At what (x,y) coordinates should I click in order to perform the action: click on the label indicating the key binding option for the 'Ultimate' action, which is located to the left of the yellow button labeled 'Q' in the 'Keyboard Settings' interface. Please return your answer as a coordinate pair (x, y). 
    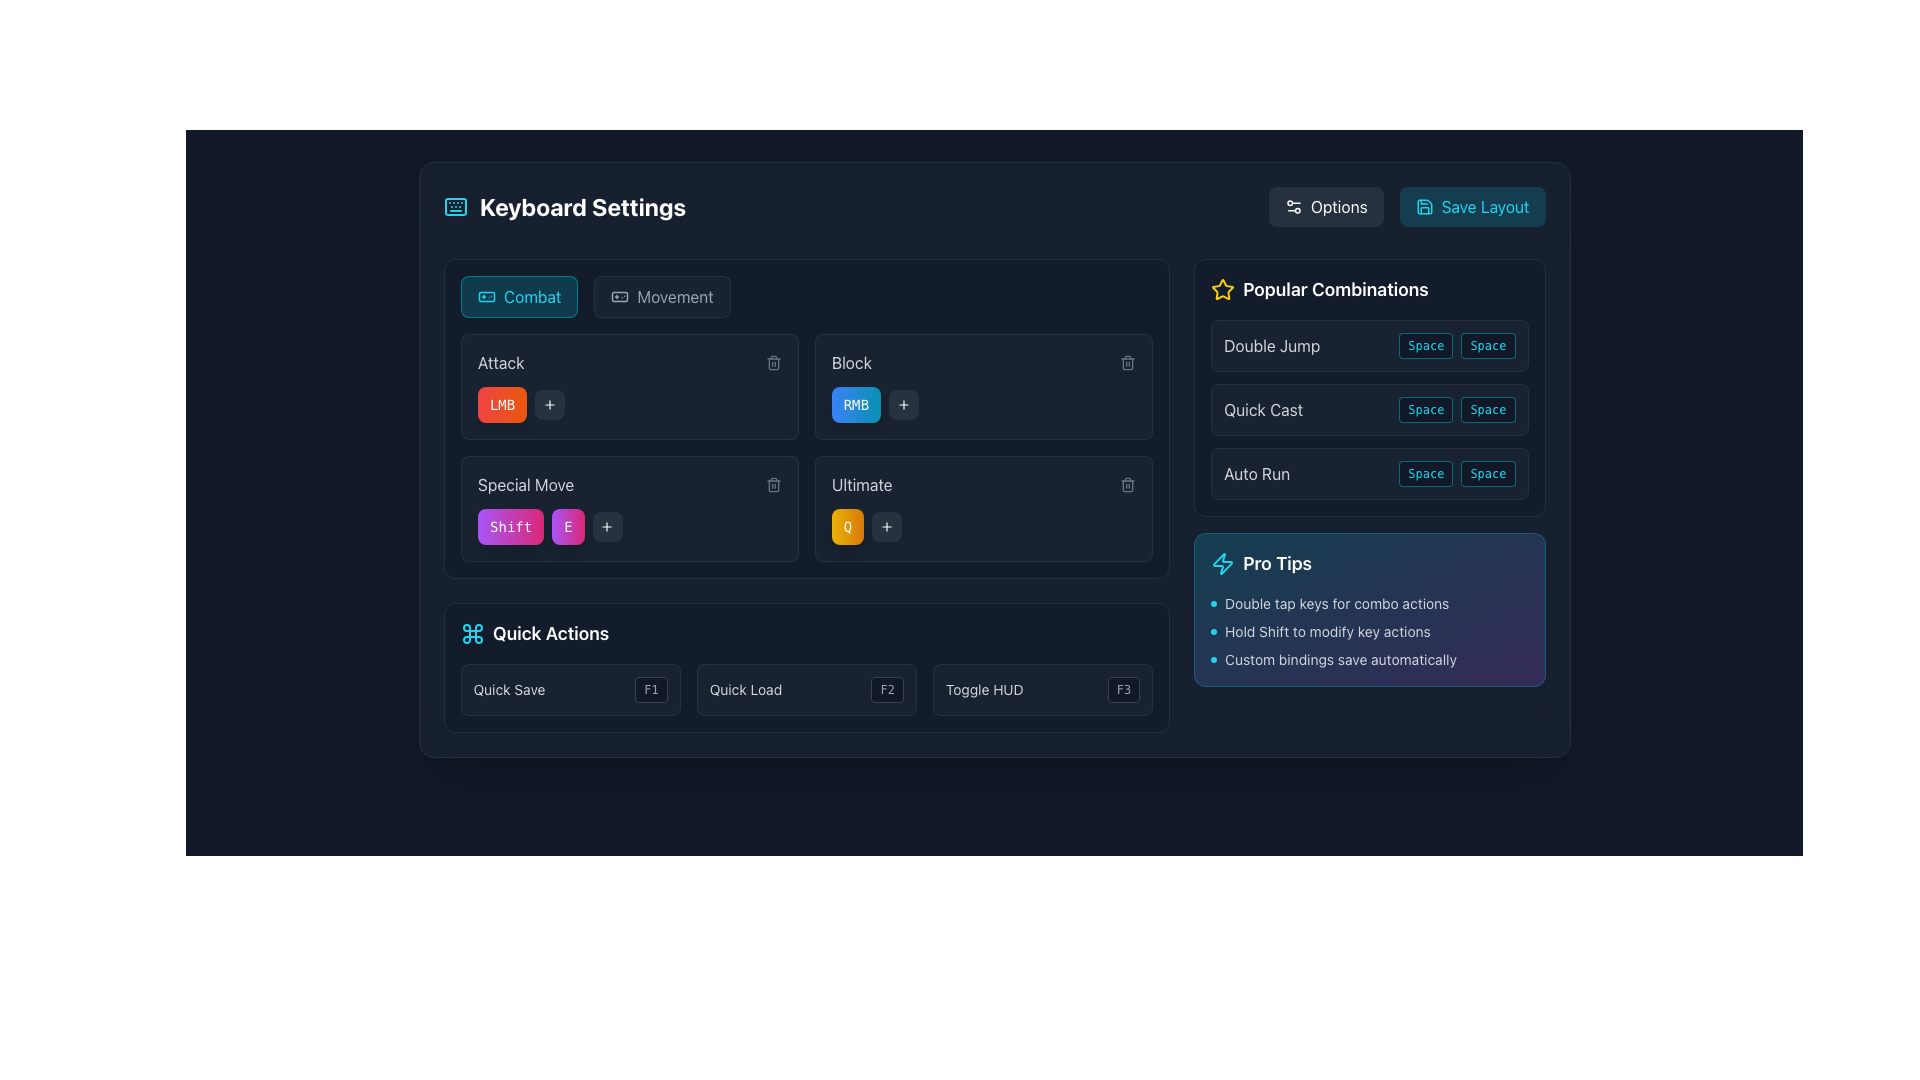
    Looking at the image, I should click on (862, 485).